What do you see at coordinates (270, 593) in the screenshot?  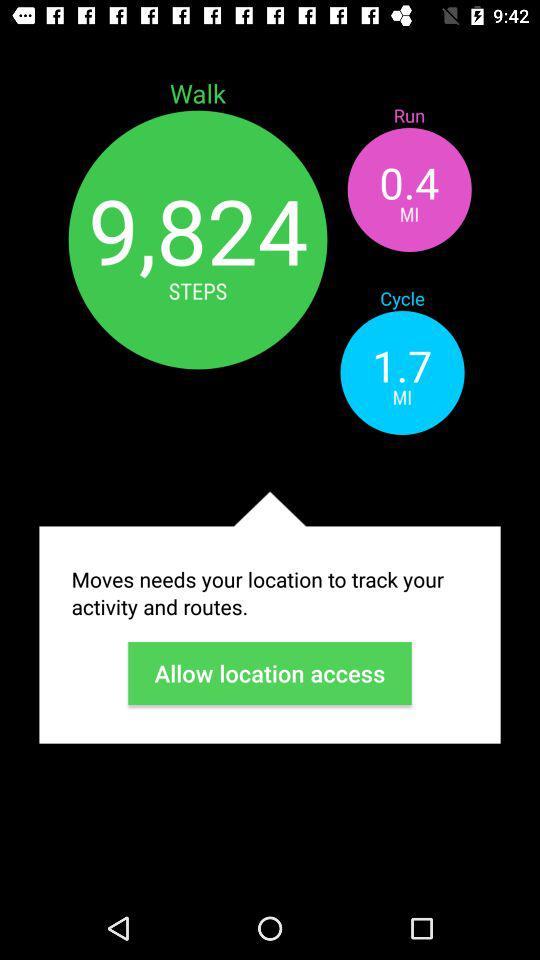 I see `moves needs your at the center` at bounding box center [270, 593].